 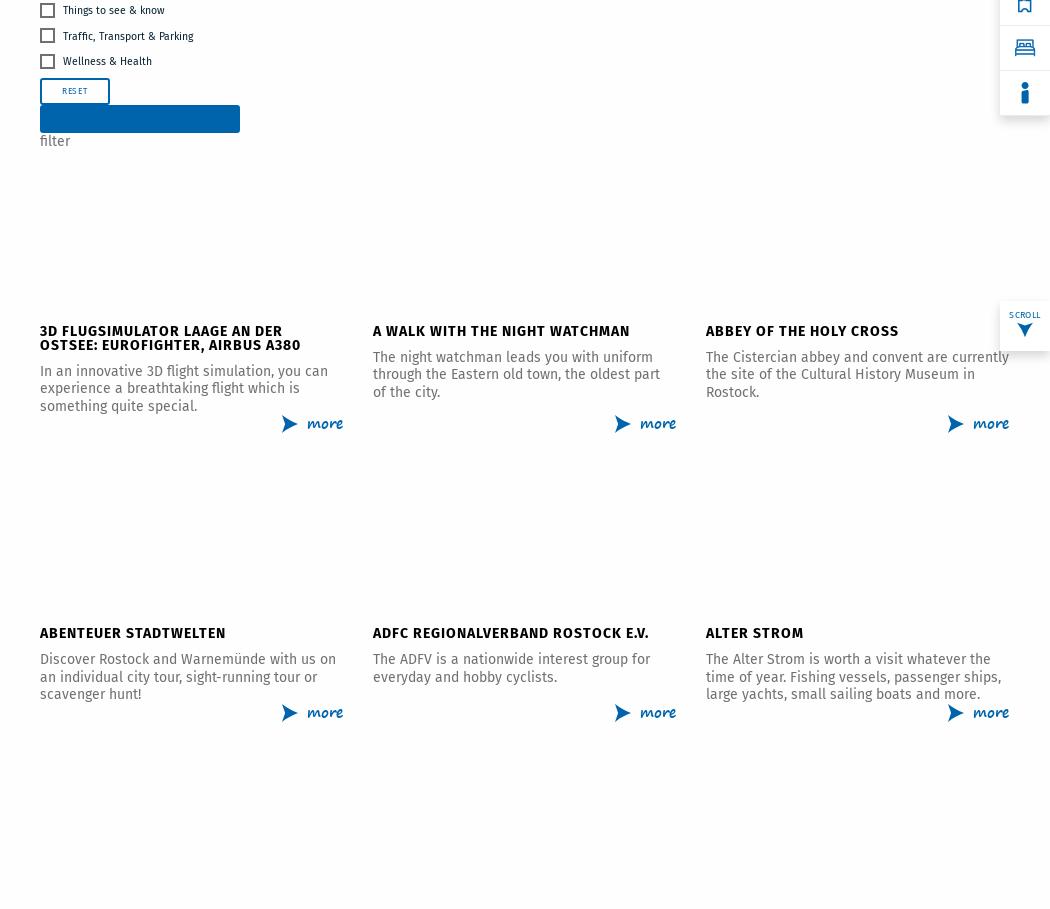 What do you see at coordinates (39, 632) in the screenshot?
I see `'Abenteuer Stadtwelten'` at bounding box center [39, 632].